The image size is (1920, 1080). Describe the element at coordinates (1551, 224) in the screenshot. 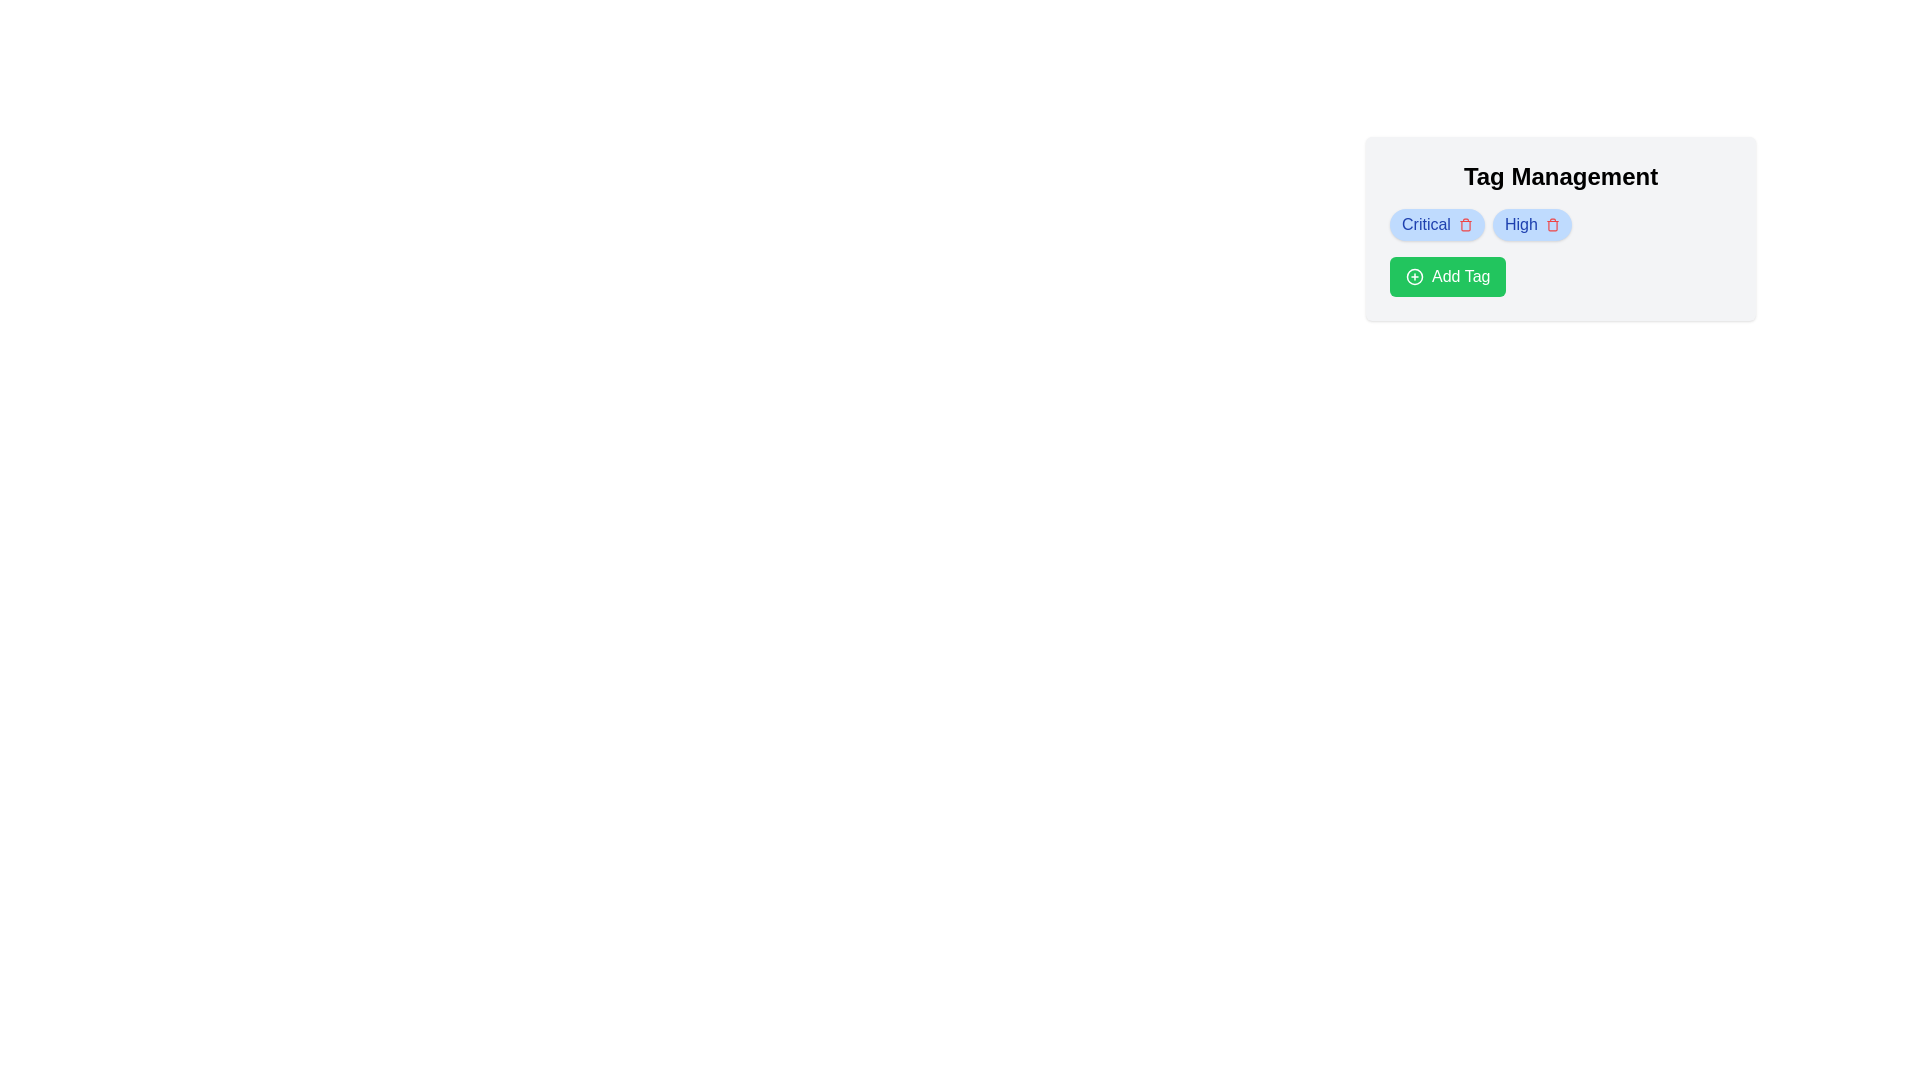

I see `the compact red trash icon located immediately to the right of the 'High' label in the Tag Management section` at that location.